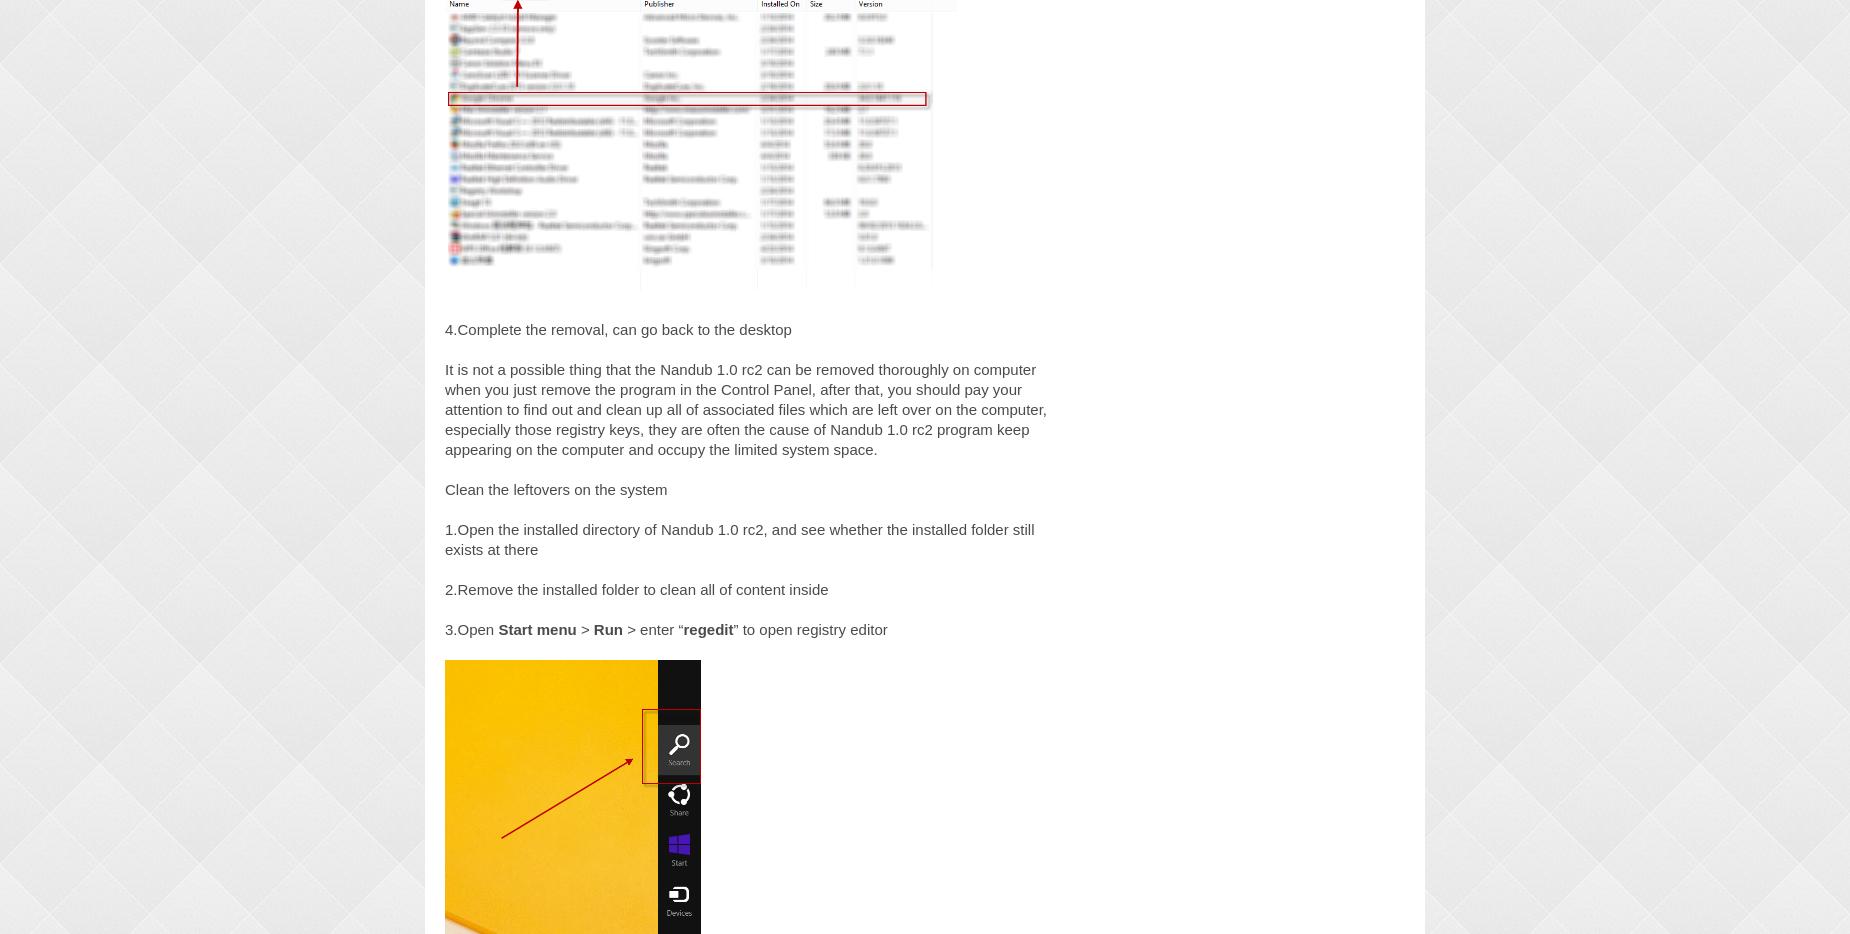  Describe the element at coordinates (653, 628) in the screenshot. I see `'> enter “'` at that location.